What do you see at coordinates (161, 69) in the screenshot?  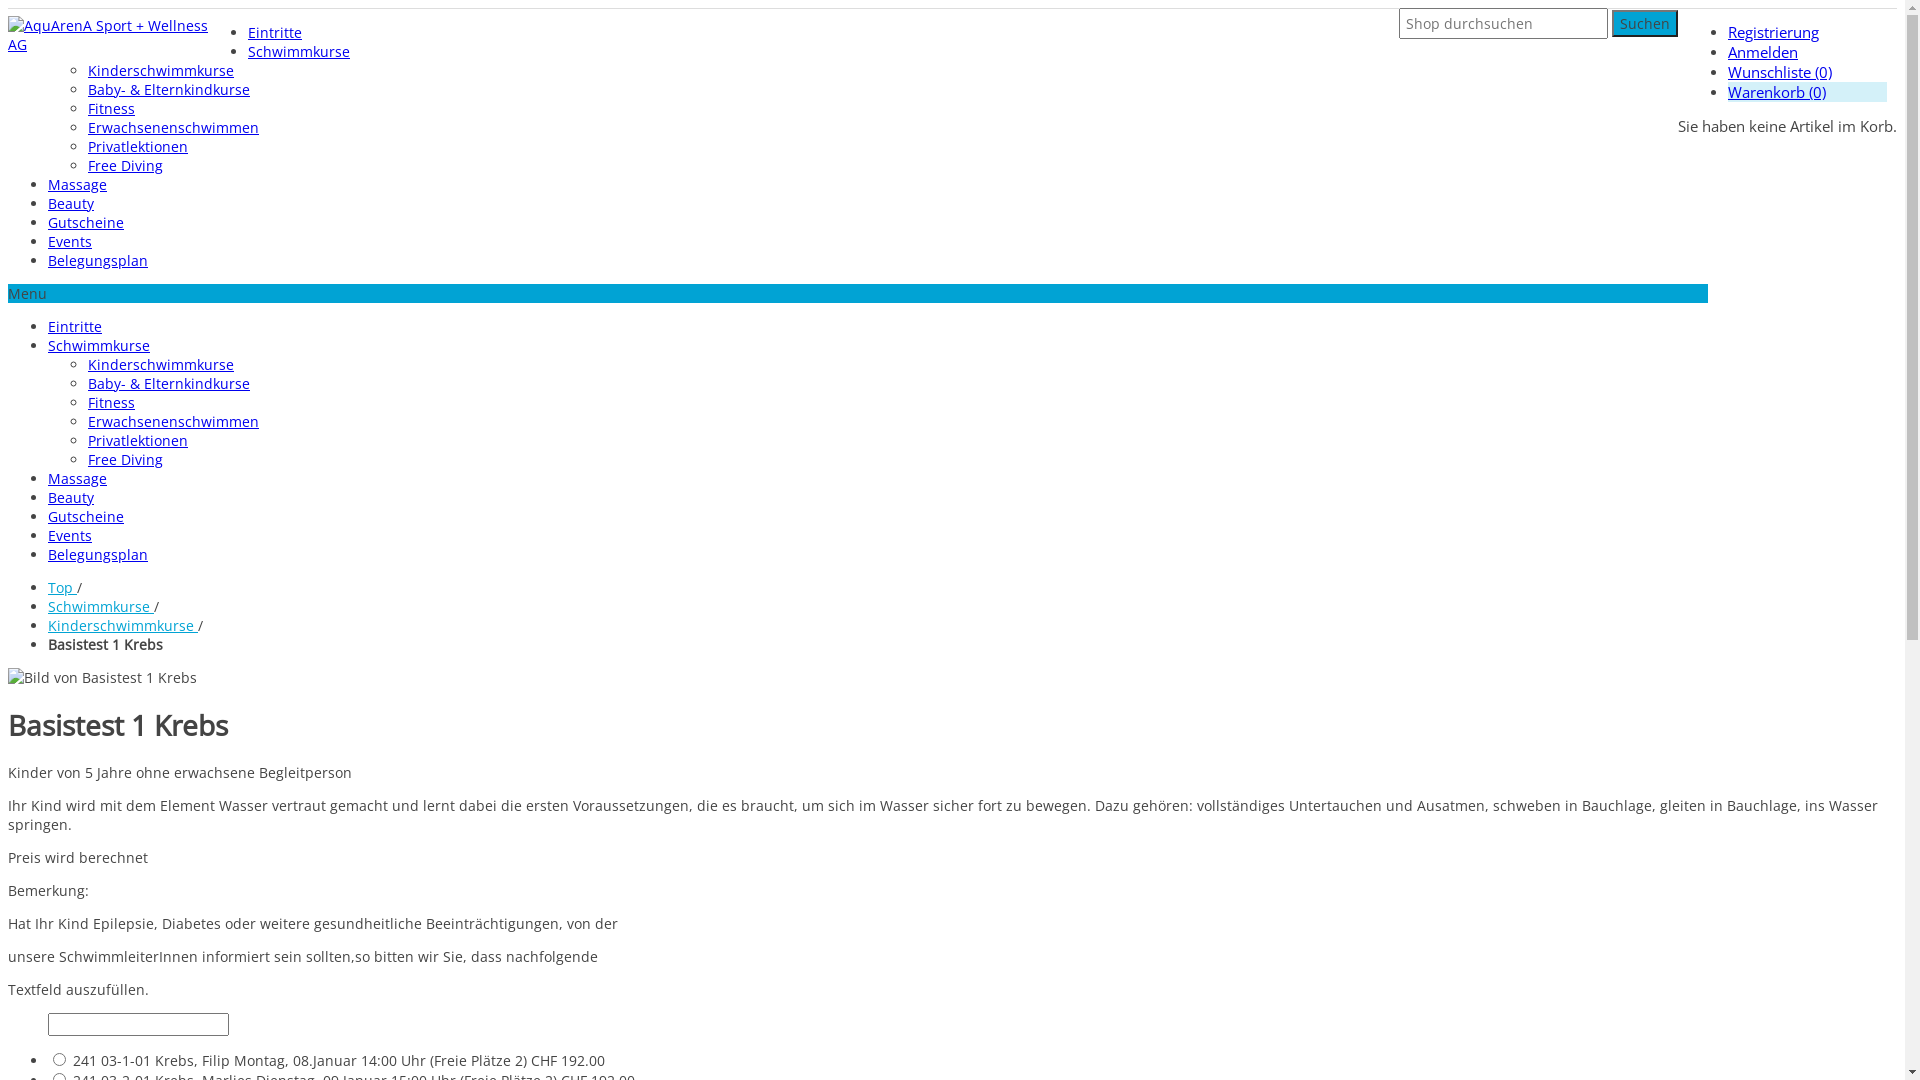 I see `'Kinderschwimmkurse'` at bounding box center [161, 69].